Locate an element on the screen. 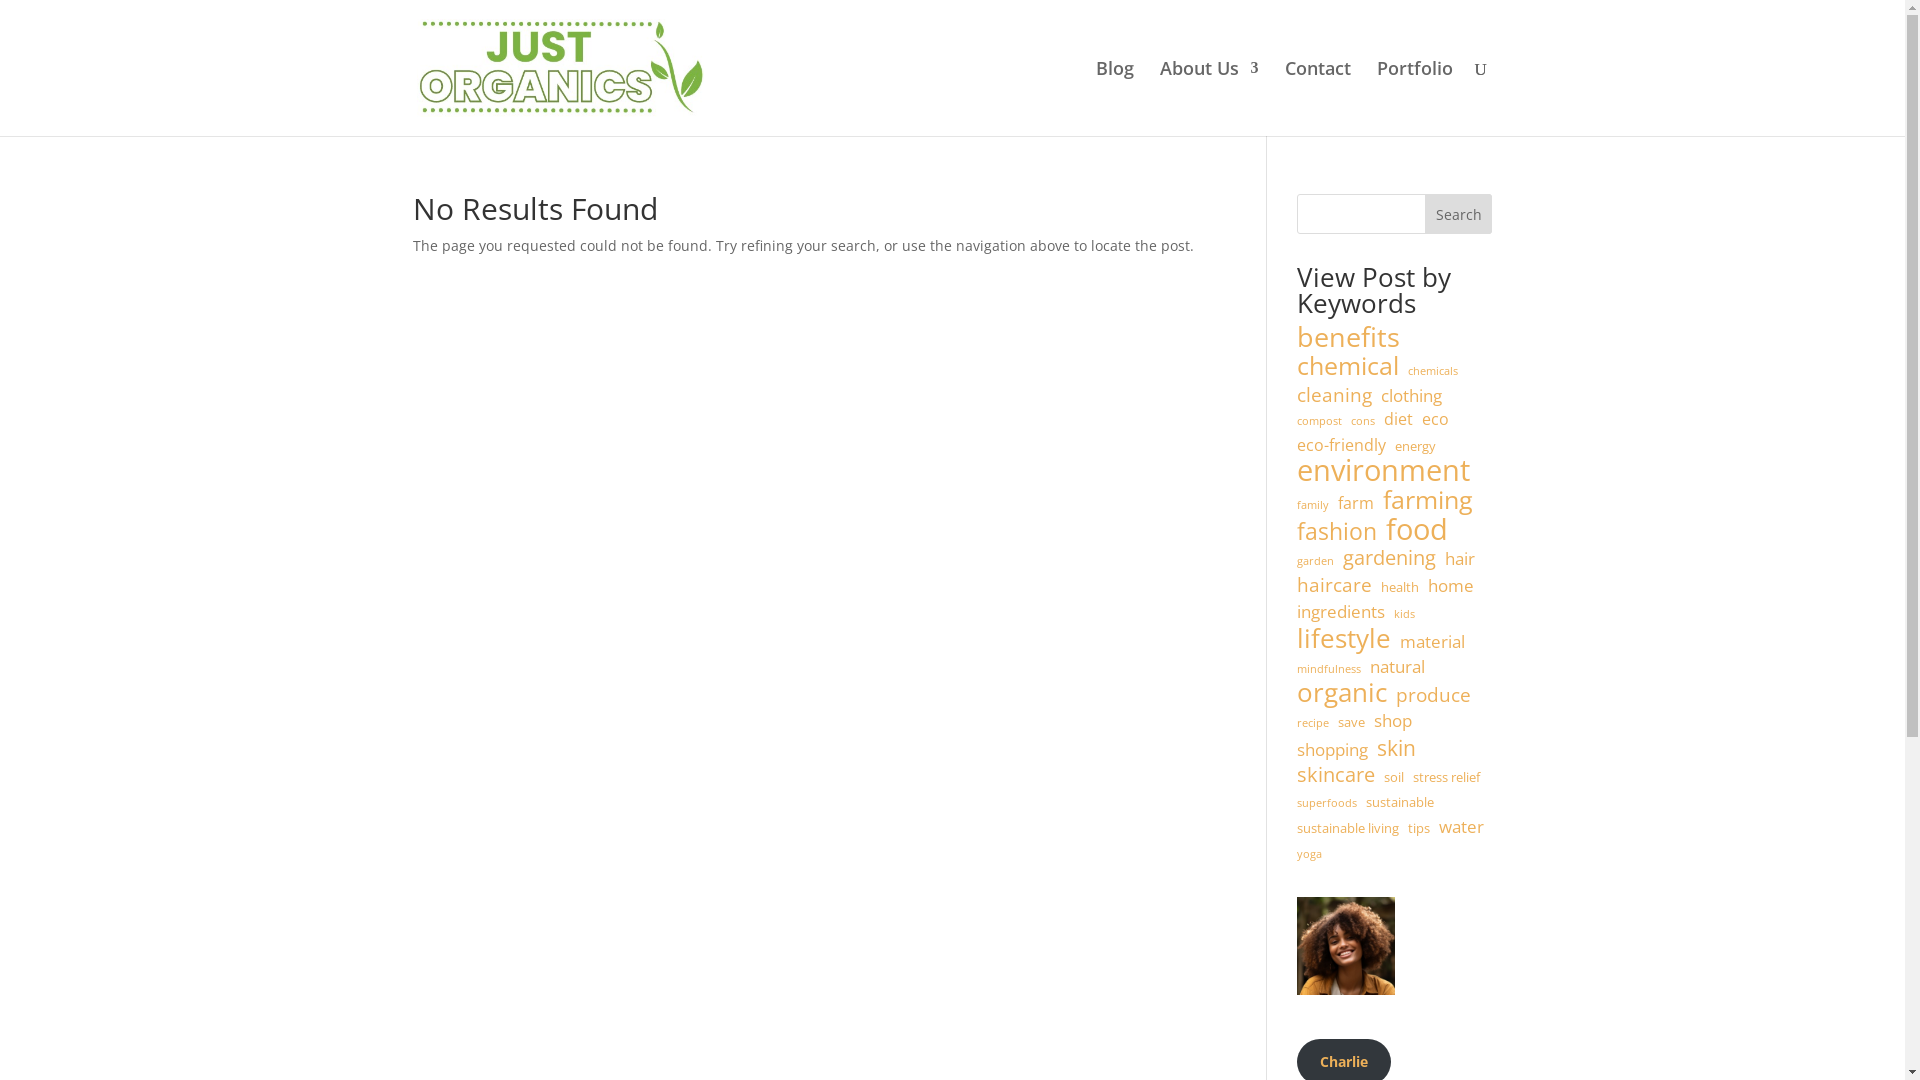 The image size is (1920, 1080). 'home' is located at coordinates (1427, 585).